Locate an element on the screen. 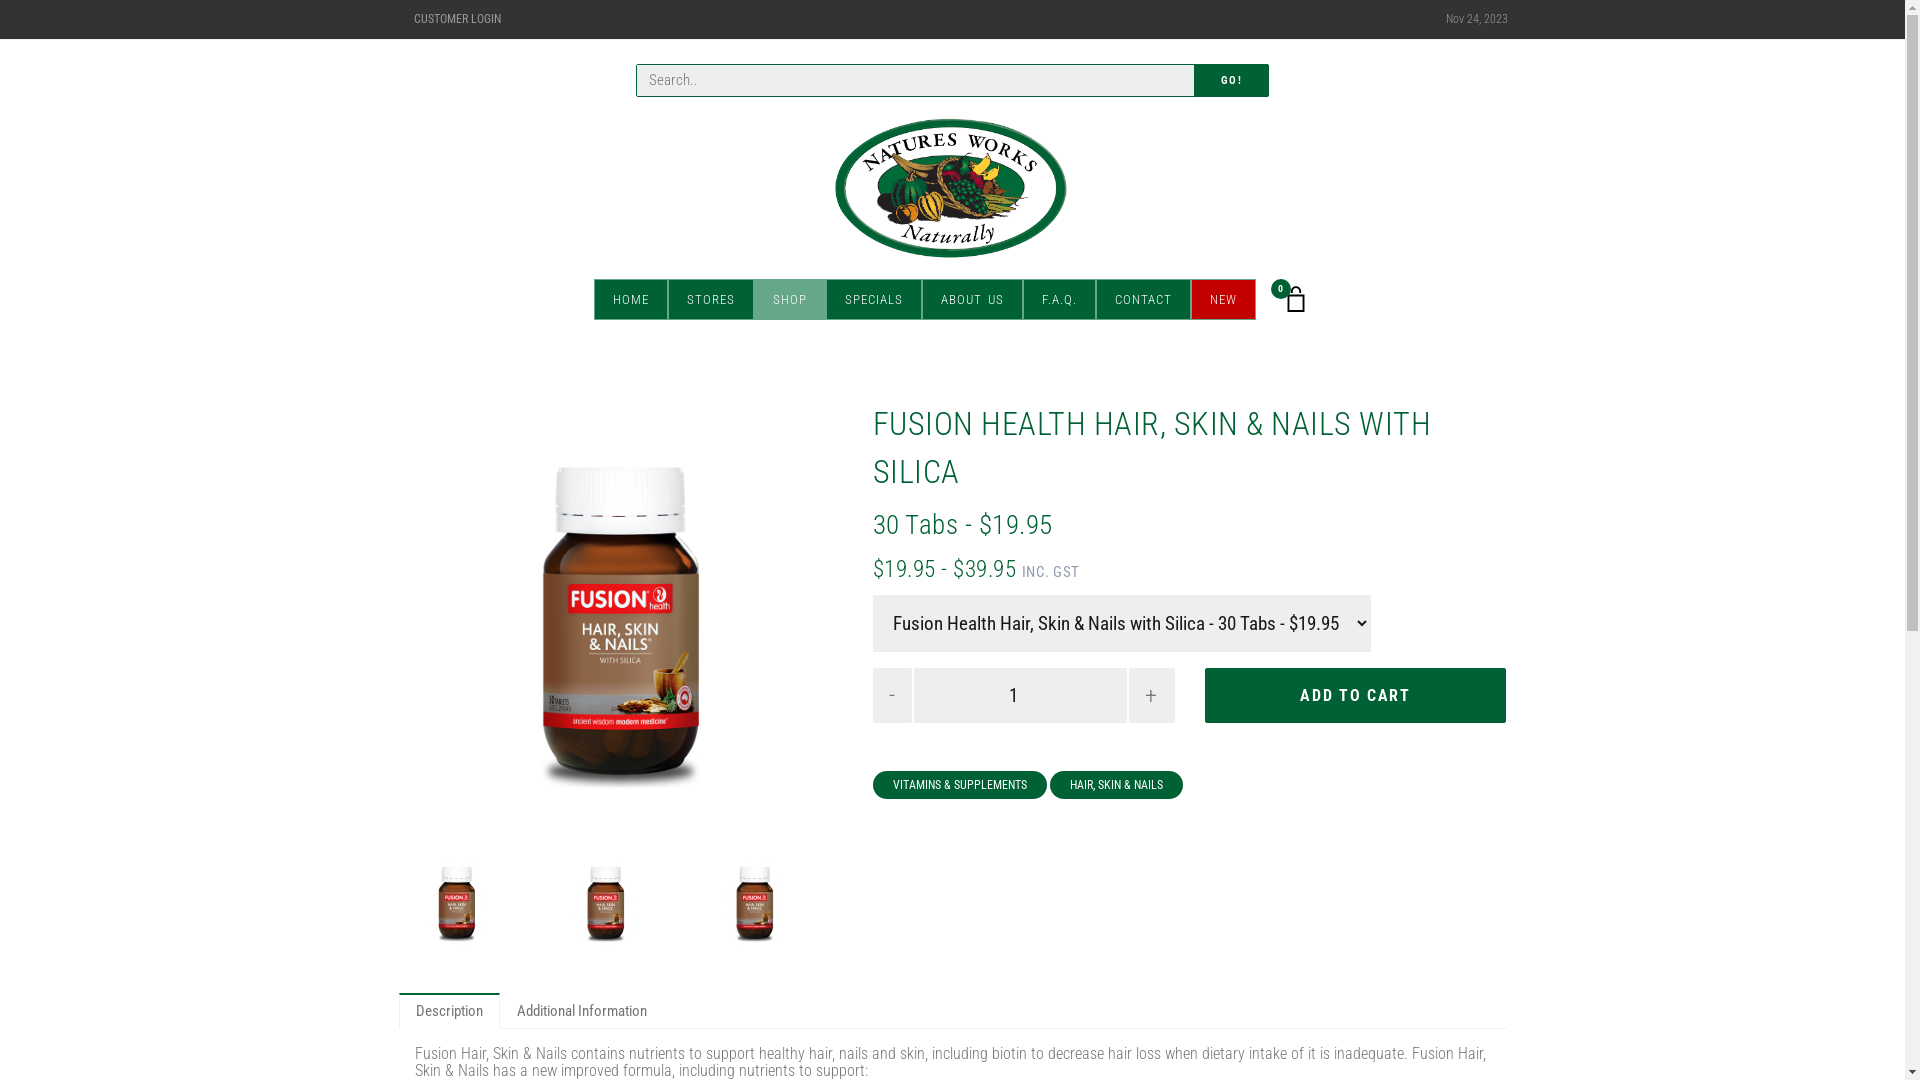  'Description' is located at coordinates (447, 1010).